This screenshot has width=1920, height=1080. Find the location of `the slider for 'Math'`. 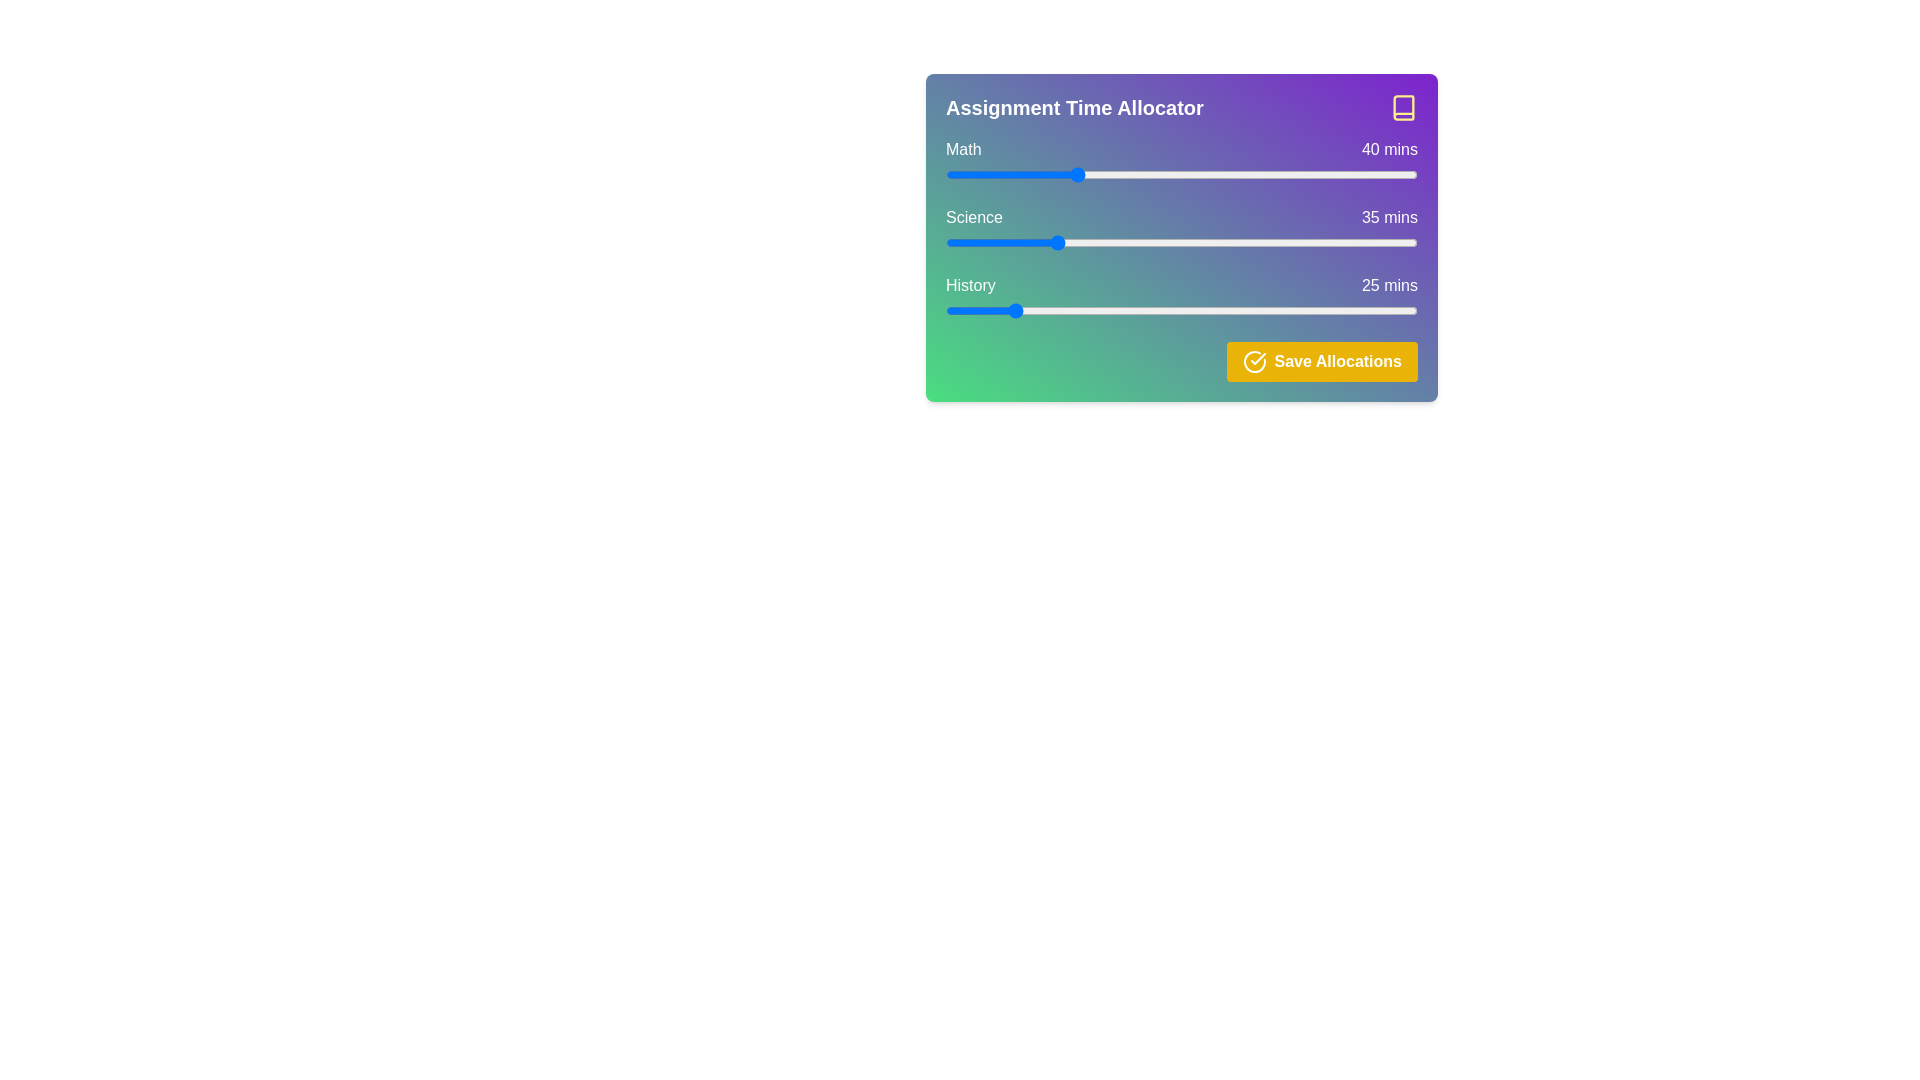

the slider for 'Math' is located at coordinates (1052, 173).